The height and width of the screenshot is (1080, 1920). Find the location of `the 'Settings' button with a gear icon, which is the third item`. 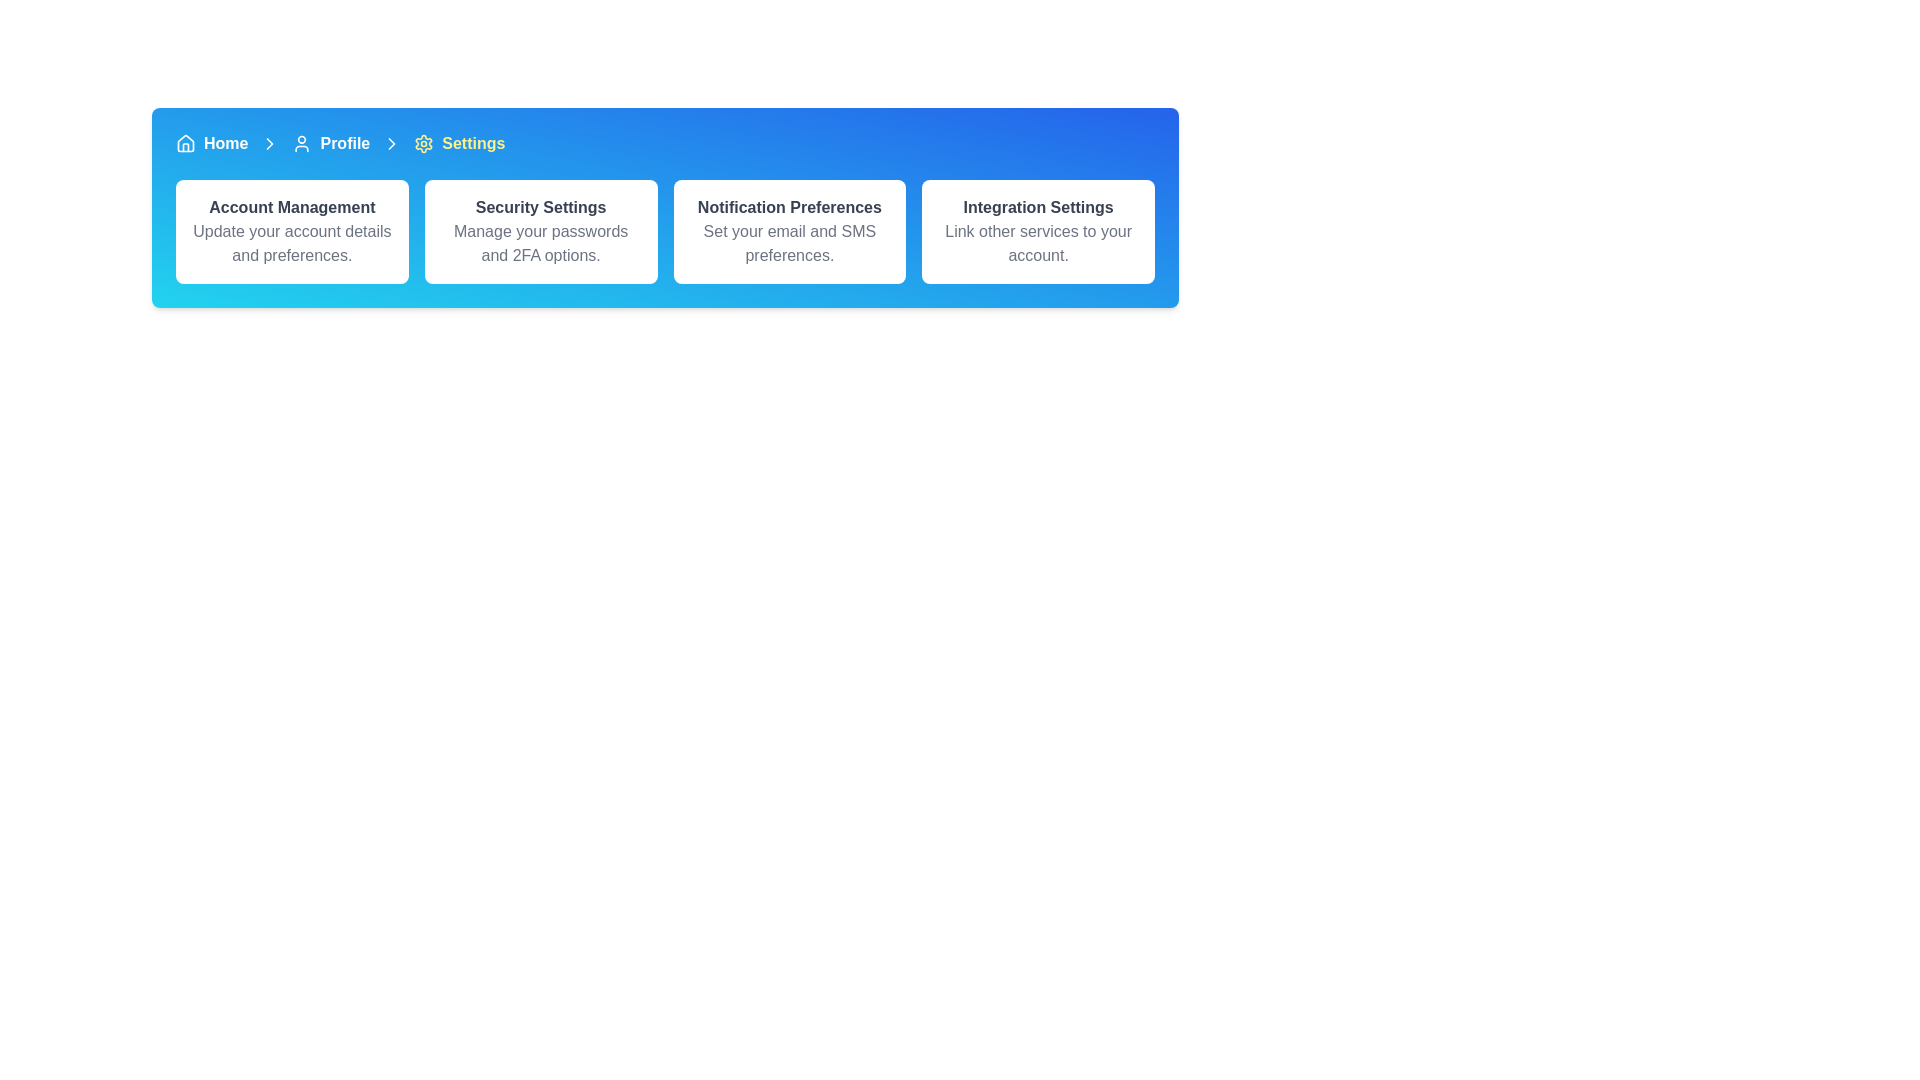

the 'Settings' button with a gear icon, which is the third item is located at coordinates (458, 142).